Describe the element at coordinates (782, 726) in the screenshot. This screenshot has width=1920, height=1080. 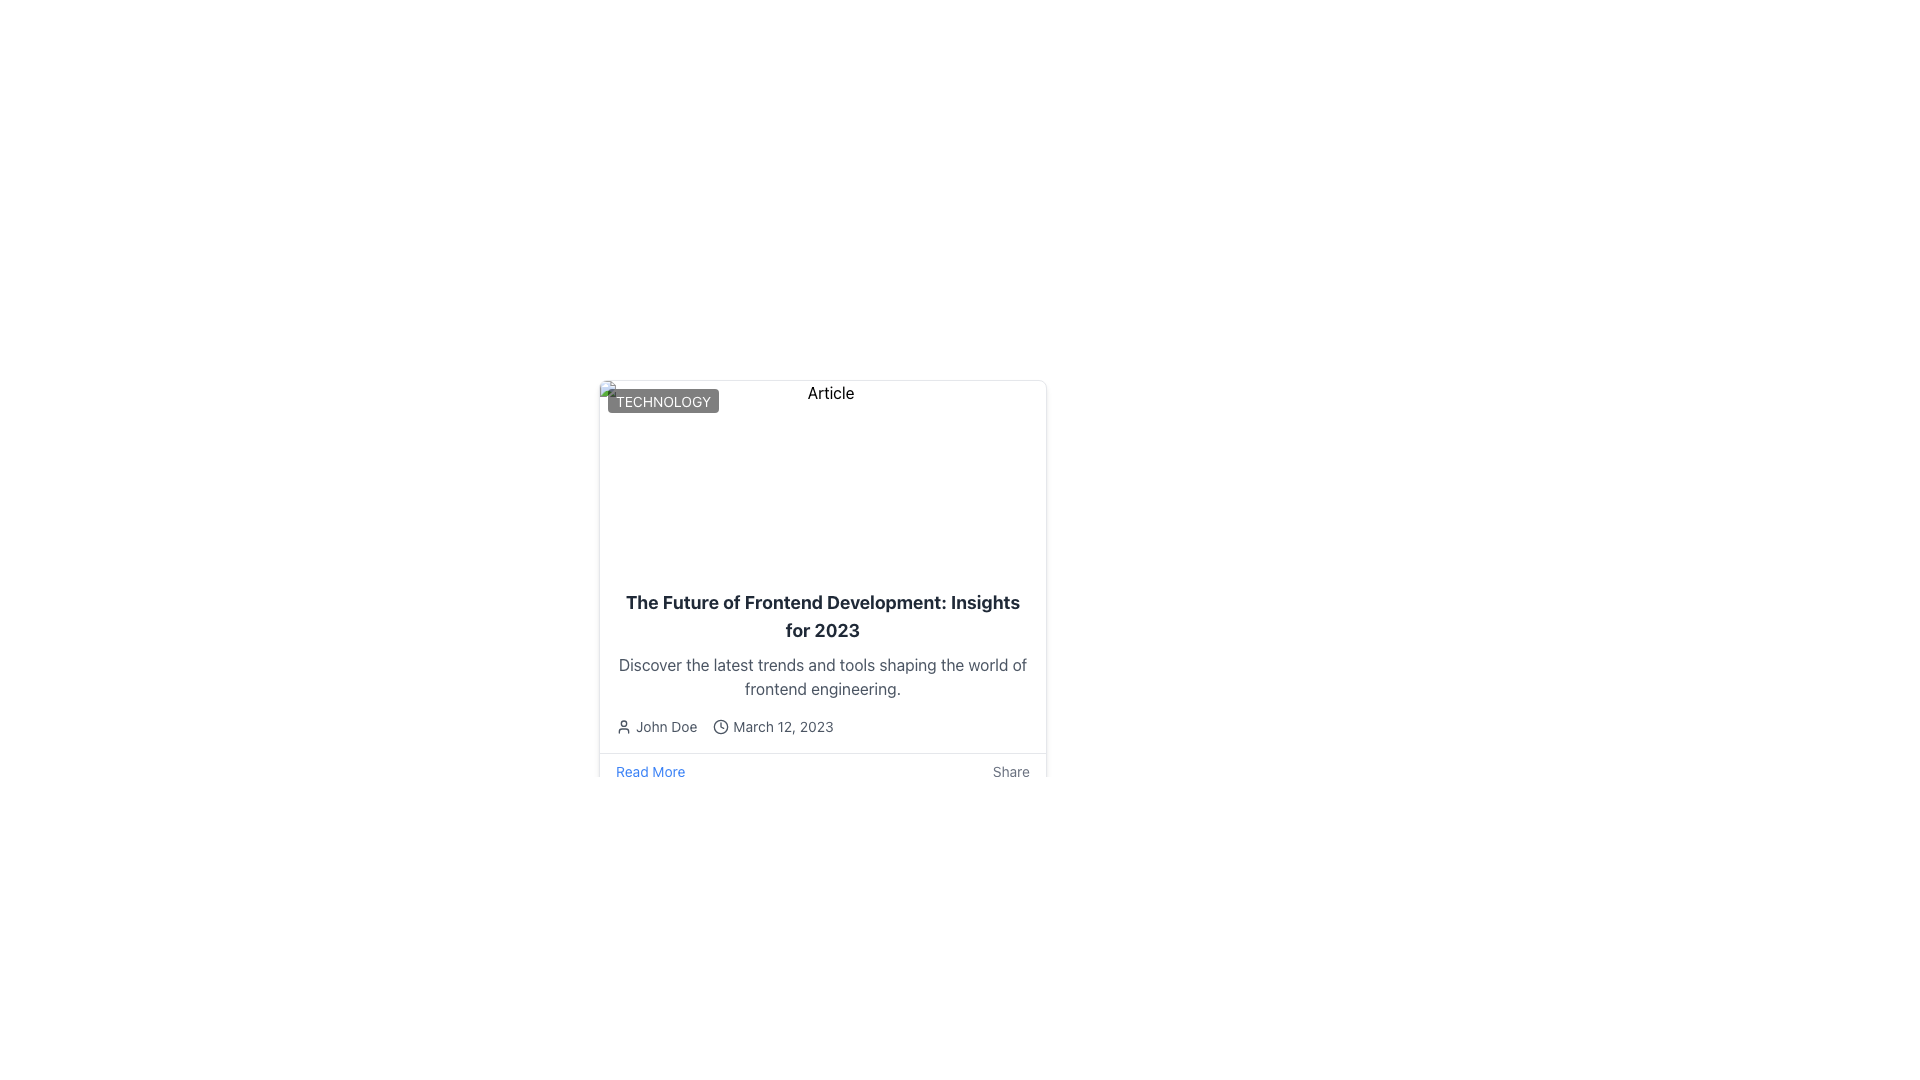
I see `the text label displaying 'March 12, 2023', which is positioned next to a clock icon` at that location.